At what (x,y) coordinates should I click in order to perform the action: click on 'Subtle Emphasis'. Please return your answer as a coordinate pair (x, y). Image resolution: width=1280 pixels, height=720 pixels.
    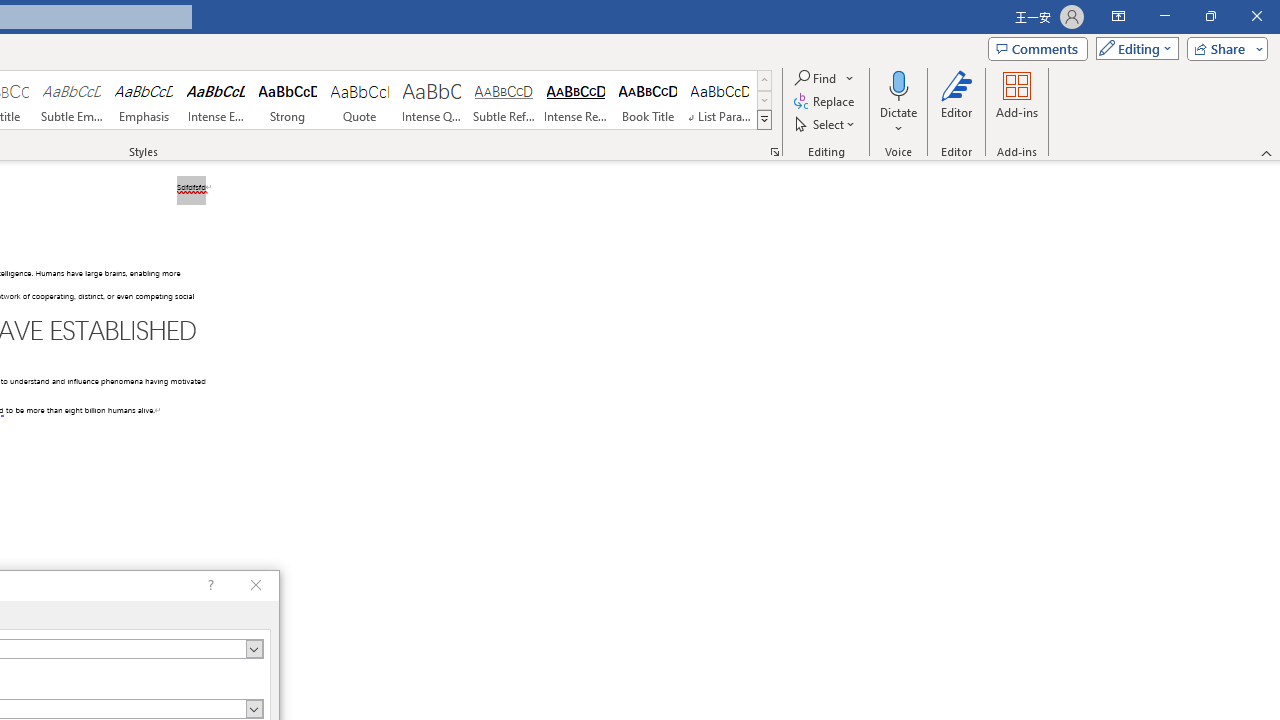
    Looking at the image, I should click on (71, 100).